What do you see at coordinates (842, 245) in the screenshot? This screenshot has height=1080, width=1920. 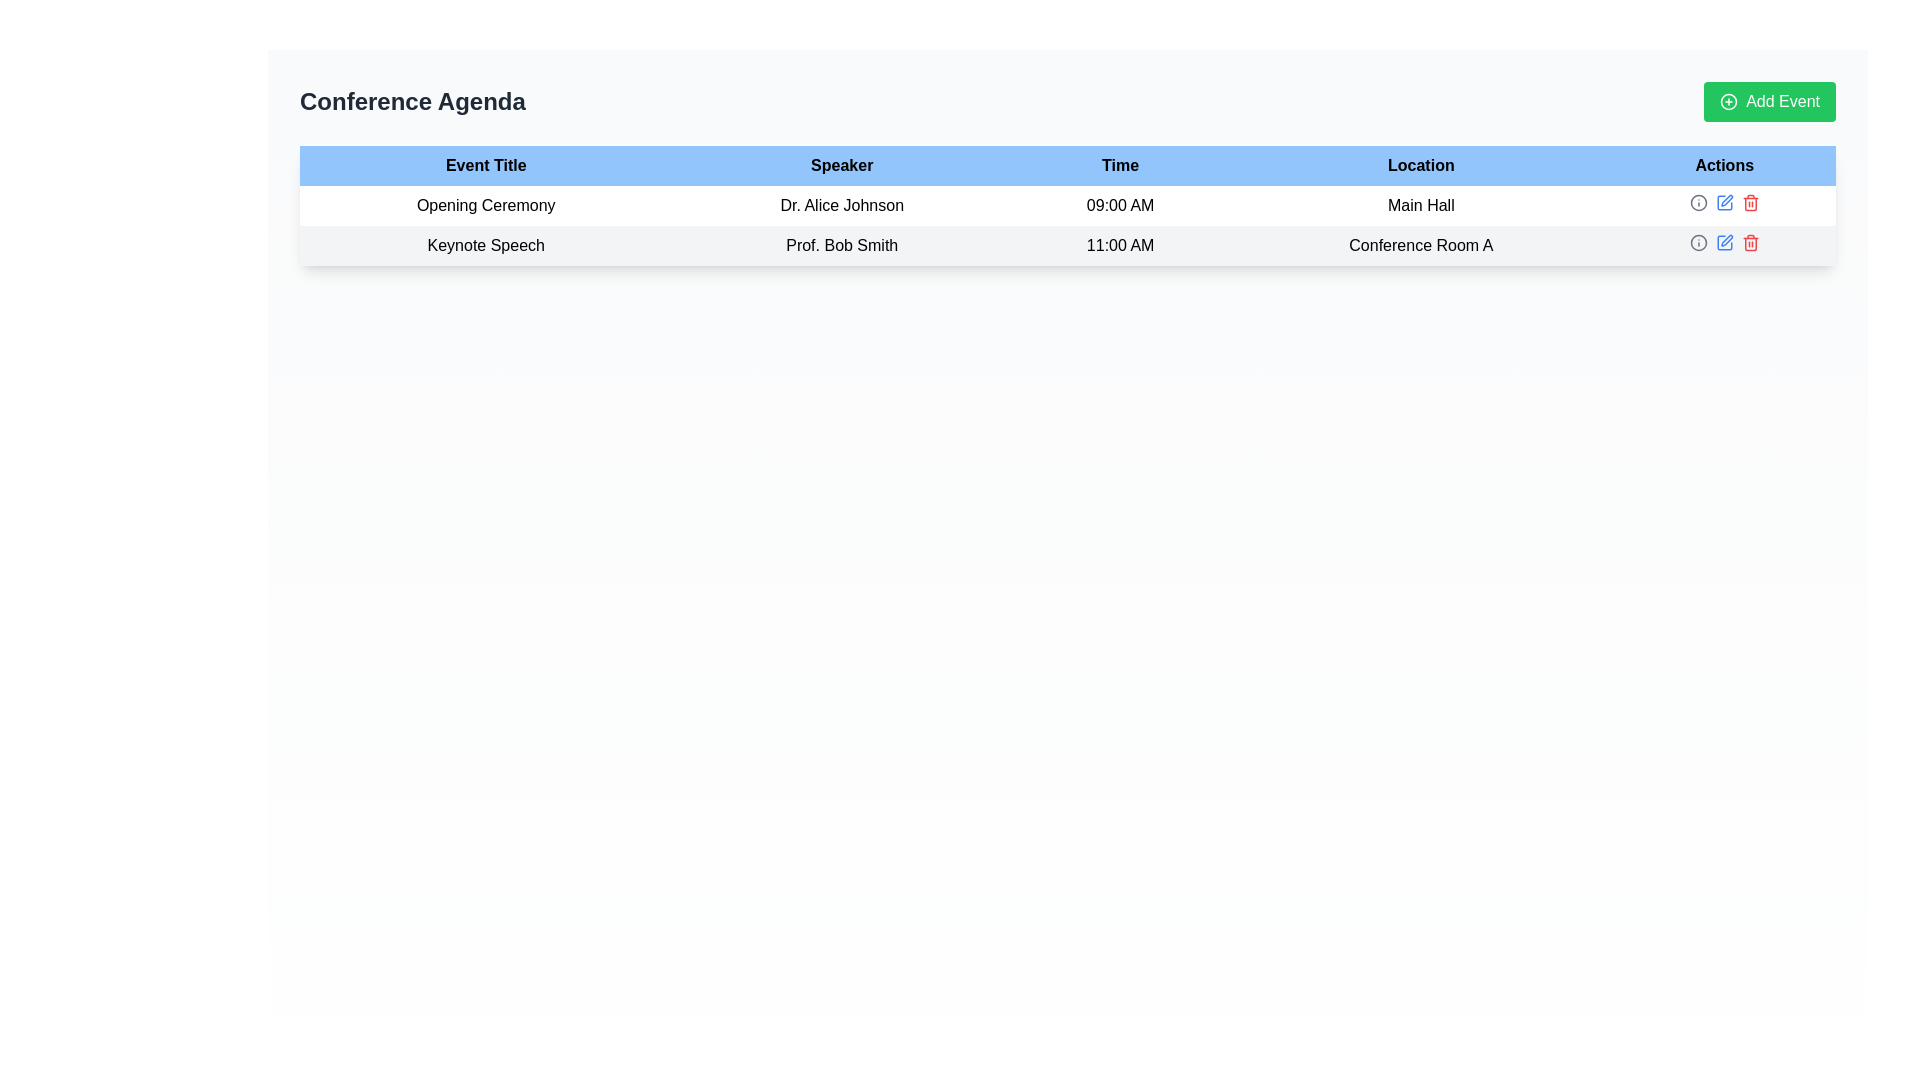 I see `the static text element that displays the speaker information for the second row in the table, located between the 'Keynote Speech' entry and the '11:00 AM' entry` at bounding box center [842, 245].